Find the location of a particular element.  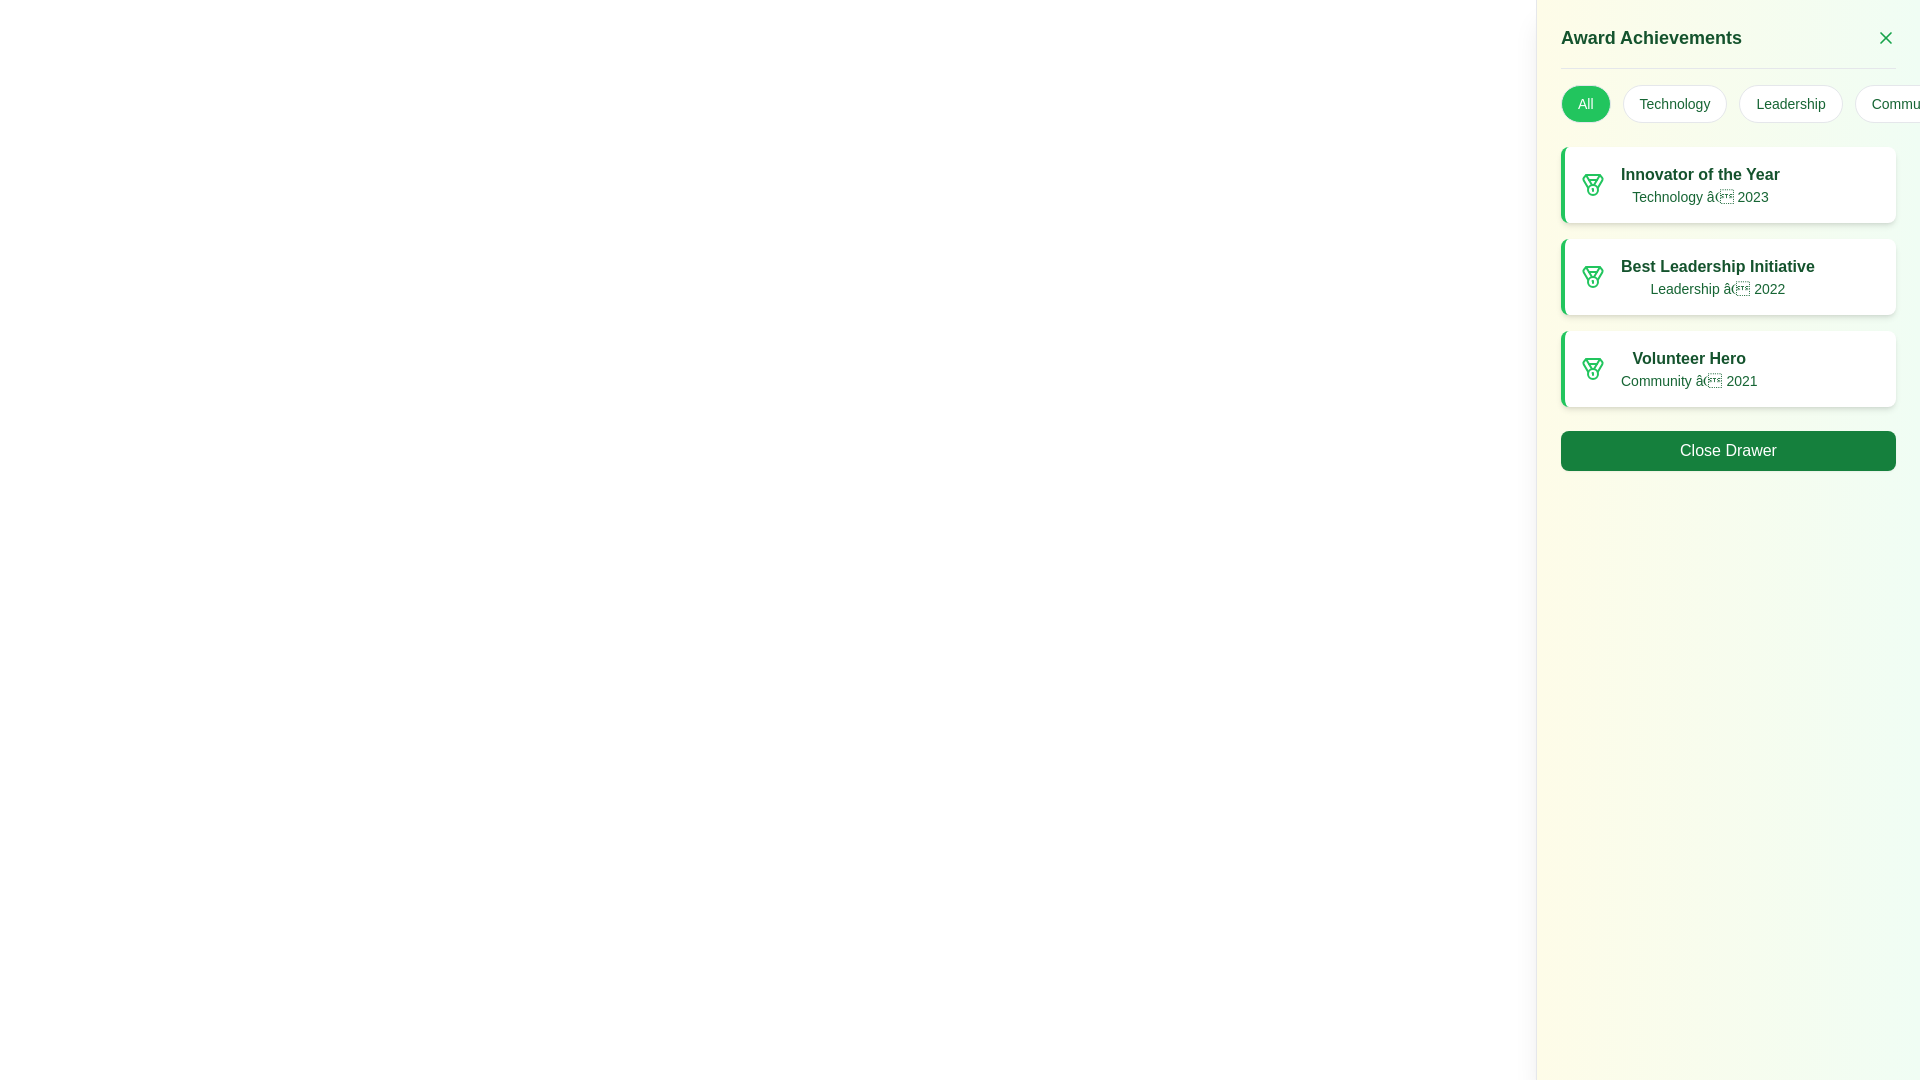

the green medal icon located at the left end of the 'Volunteer Hero' award entry is located at coordinates (1592, 369).